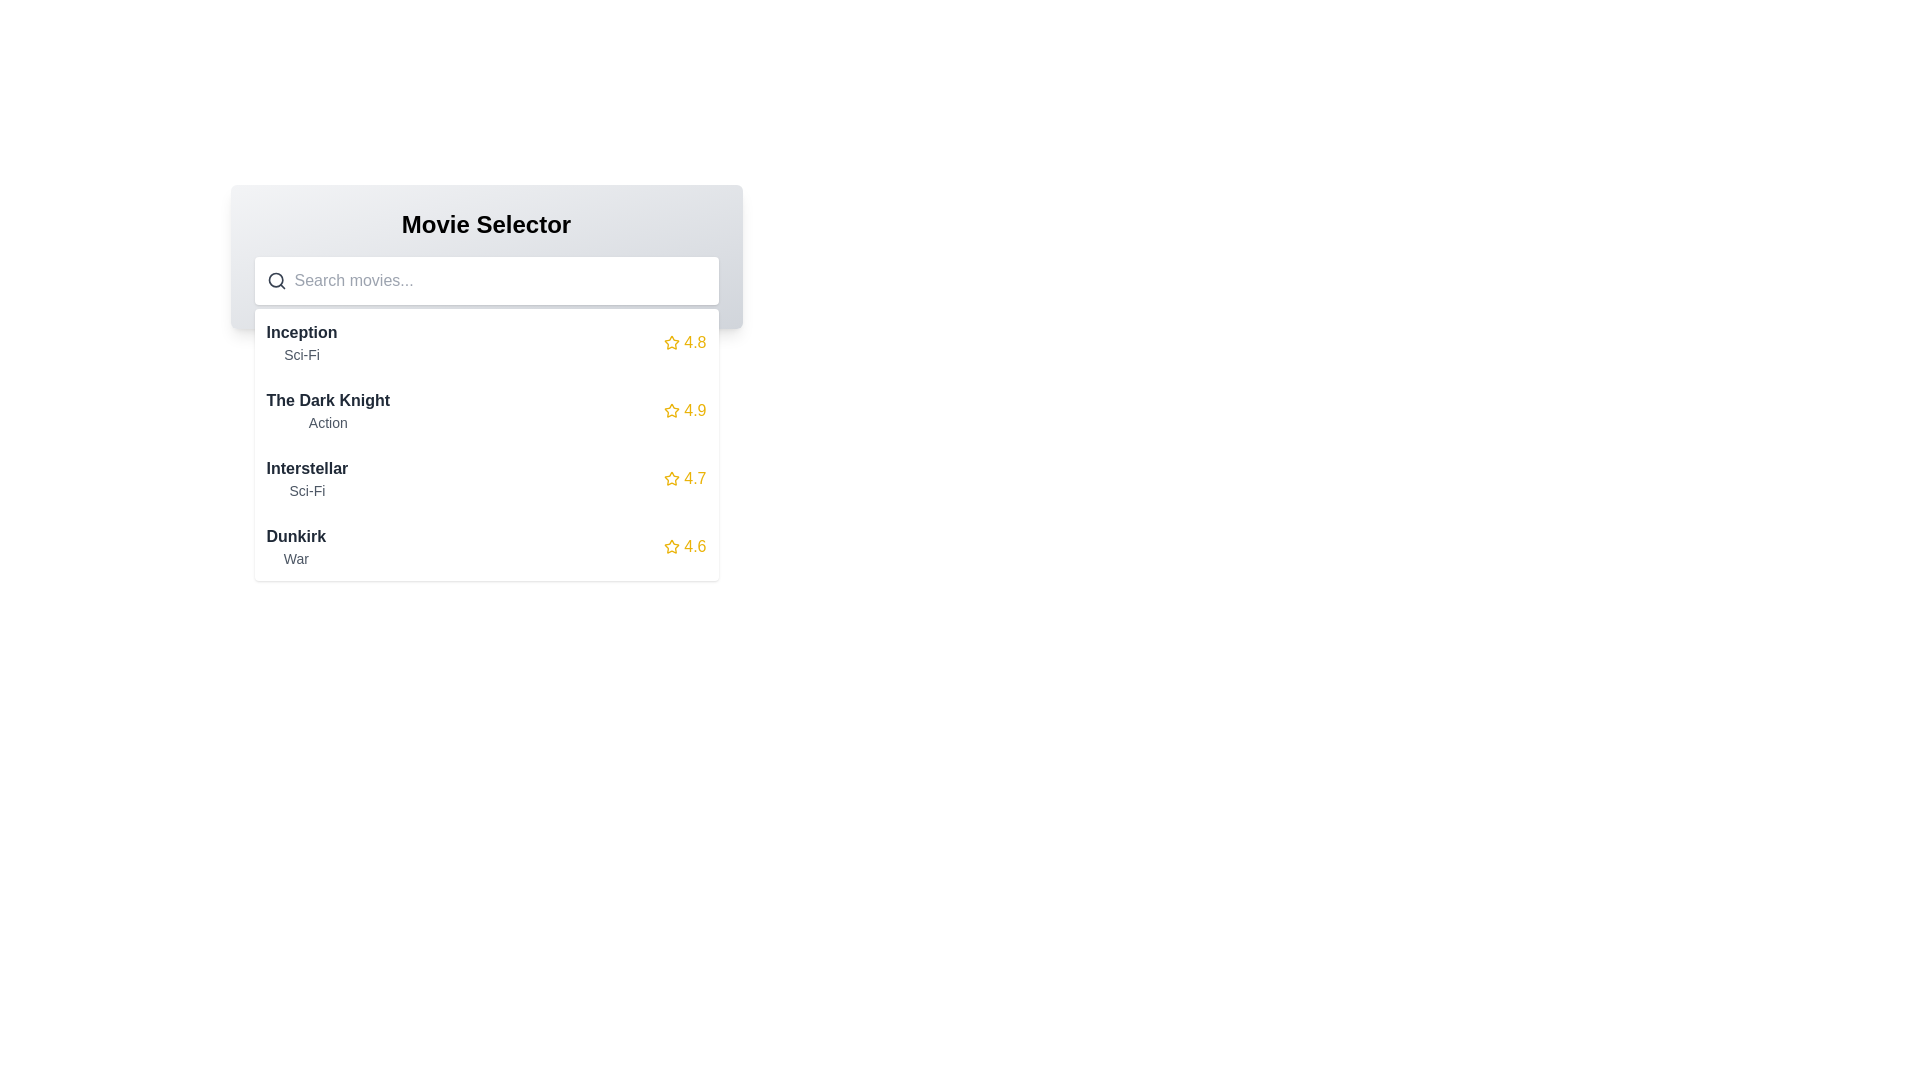  What do you see at coordinates (486, 410) in the screenshot?
I see `the selectable list item for 'The Dark Knight', which is the second item in the dropdown menu` at bounding box center [486, 410].